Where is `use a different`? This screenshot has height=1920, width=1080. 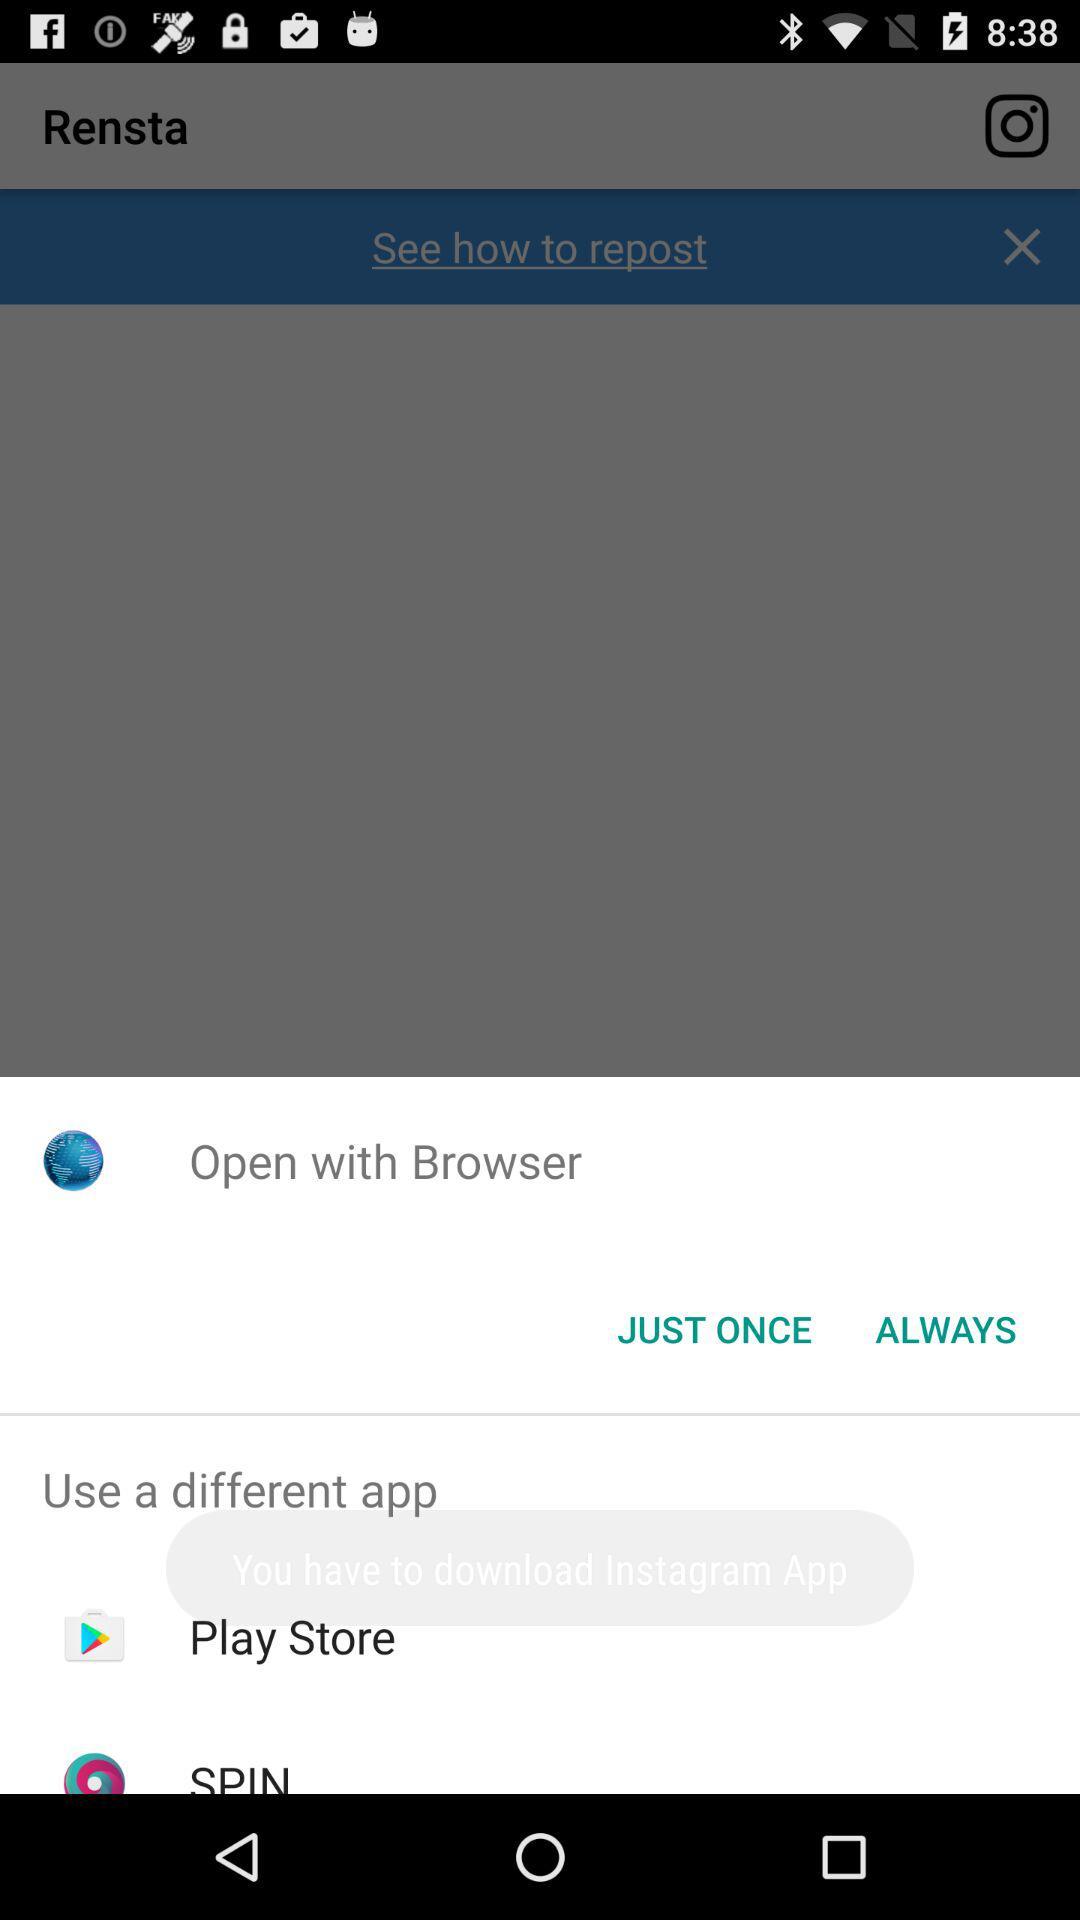
use a different is located at coordinates (540, 1489).